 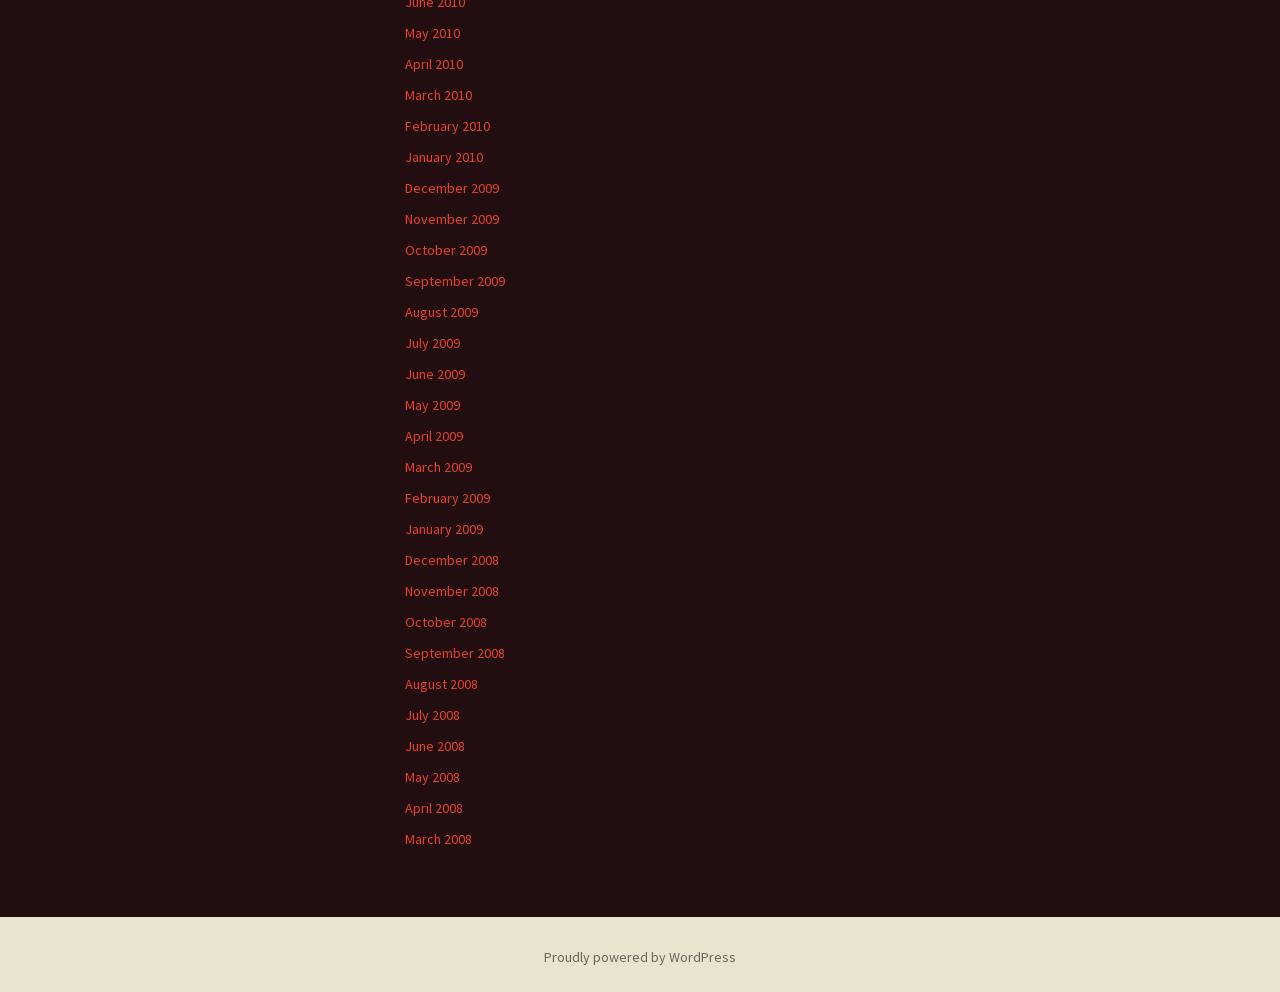 What do you see at coordinates (440, 311) in the screenshot?
I see `'August 2009'` at bounding box center [440, 311].